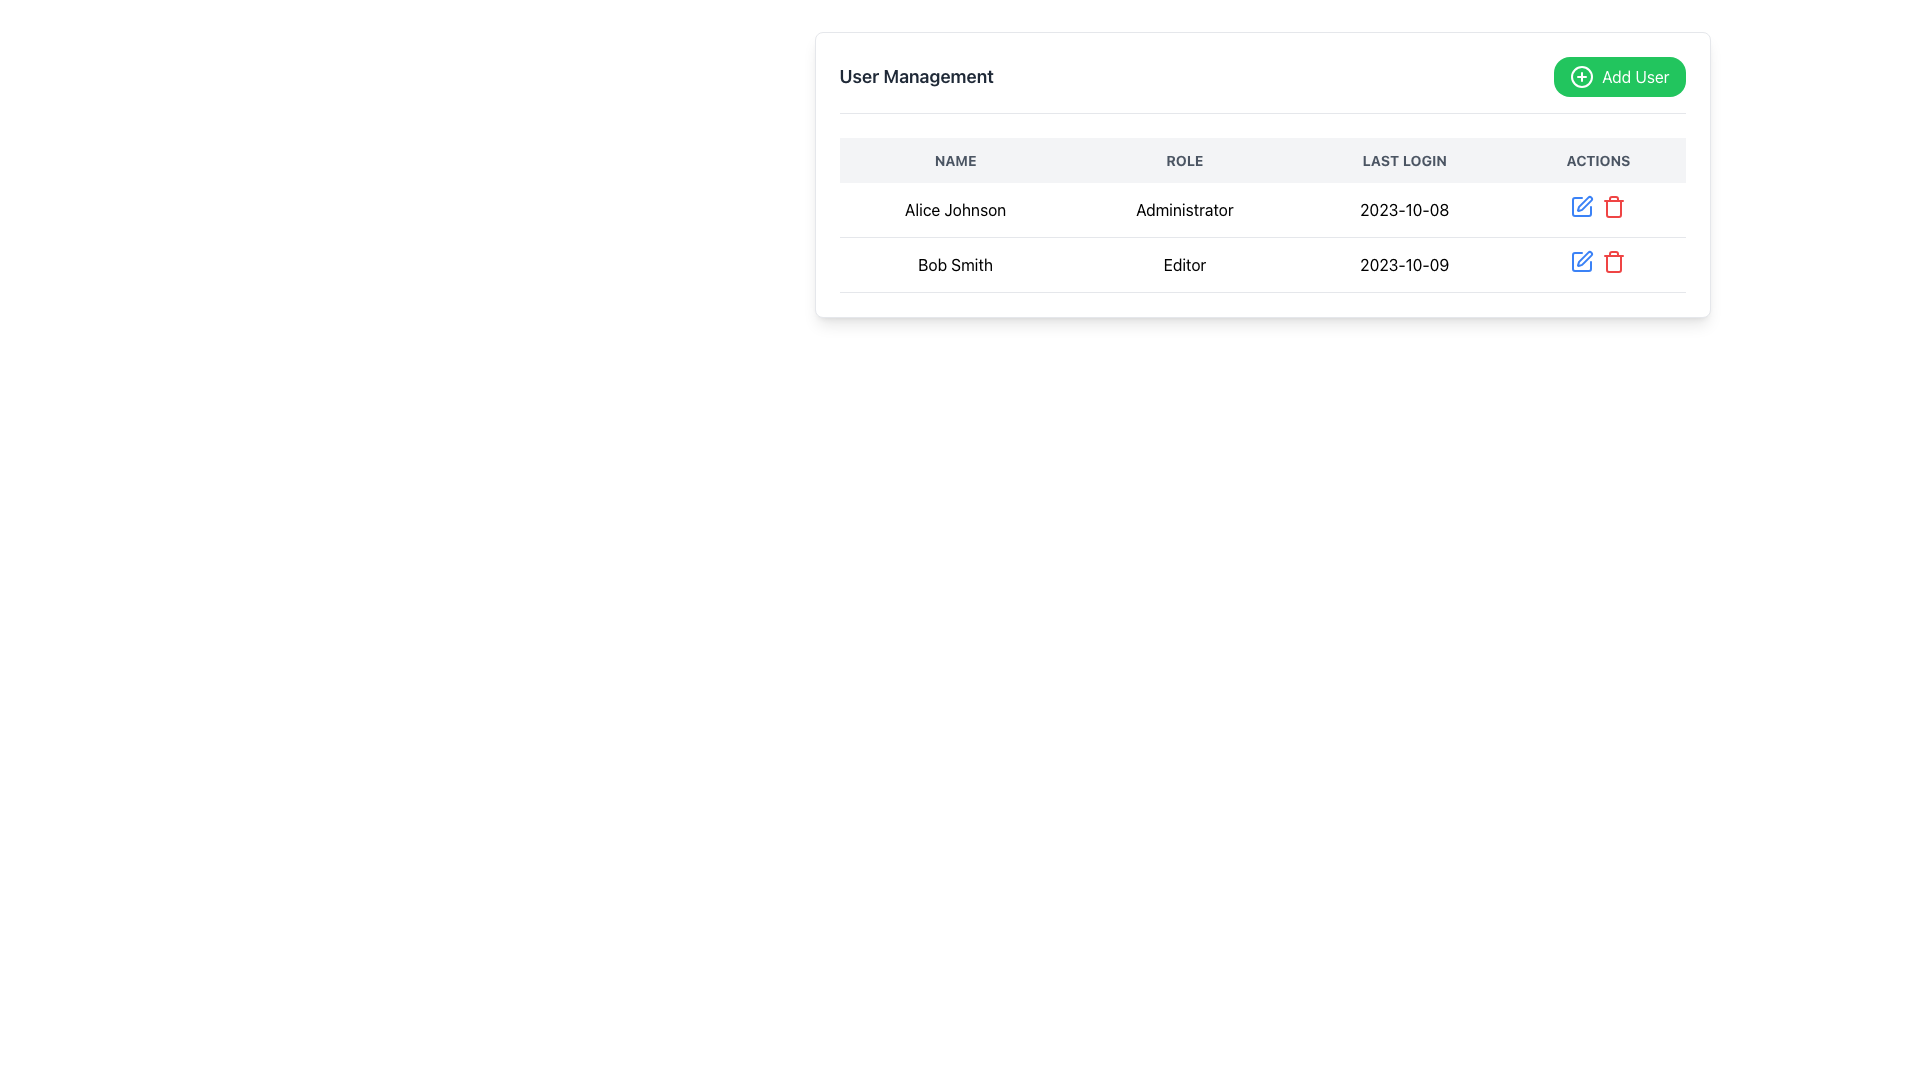  What do you see at coordinates (1261, 236) in the screenshot?
I see `the first row of the user information table, which displays user details such as name, role, and last login` at bounding box center [1261, 236].